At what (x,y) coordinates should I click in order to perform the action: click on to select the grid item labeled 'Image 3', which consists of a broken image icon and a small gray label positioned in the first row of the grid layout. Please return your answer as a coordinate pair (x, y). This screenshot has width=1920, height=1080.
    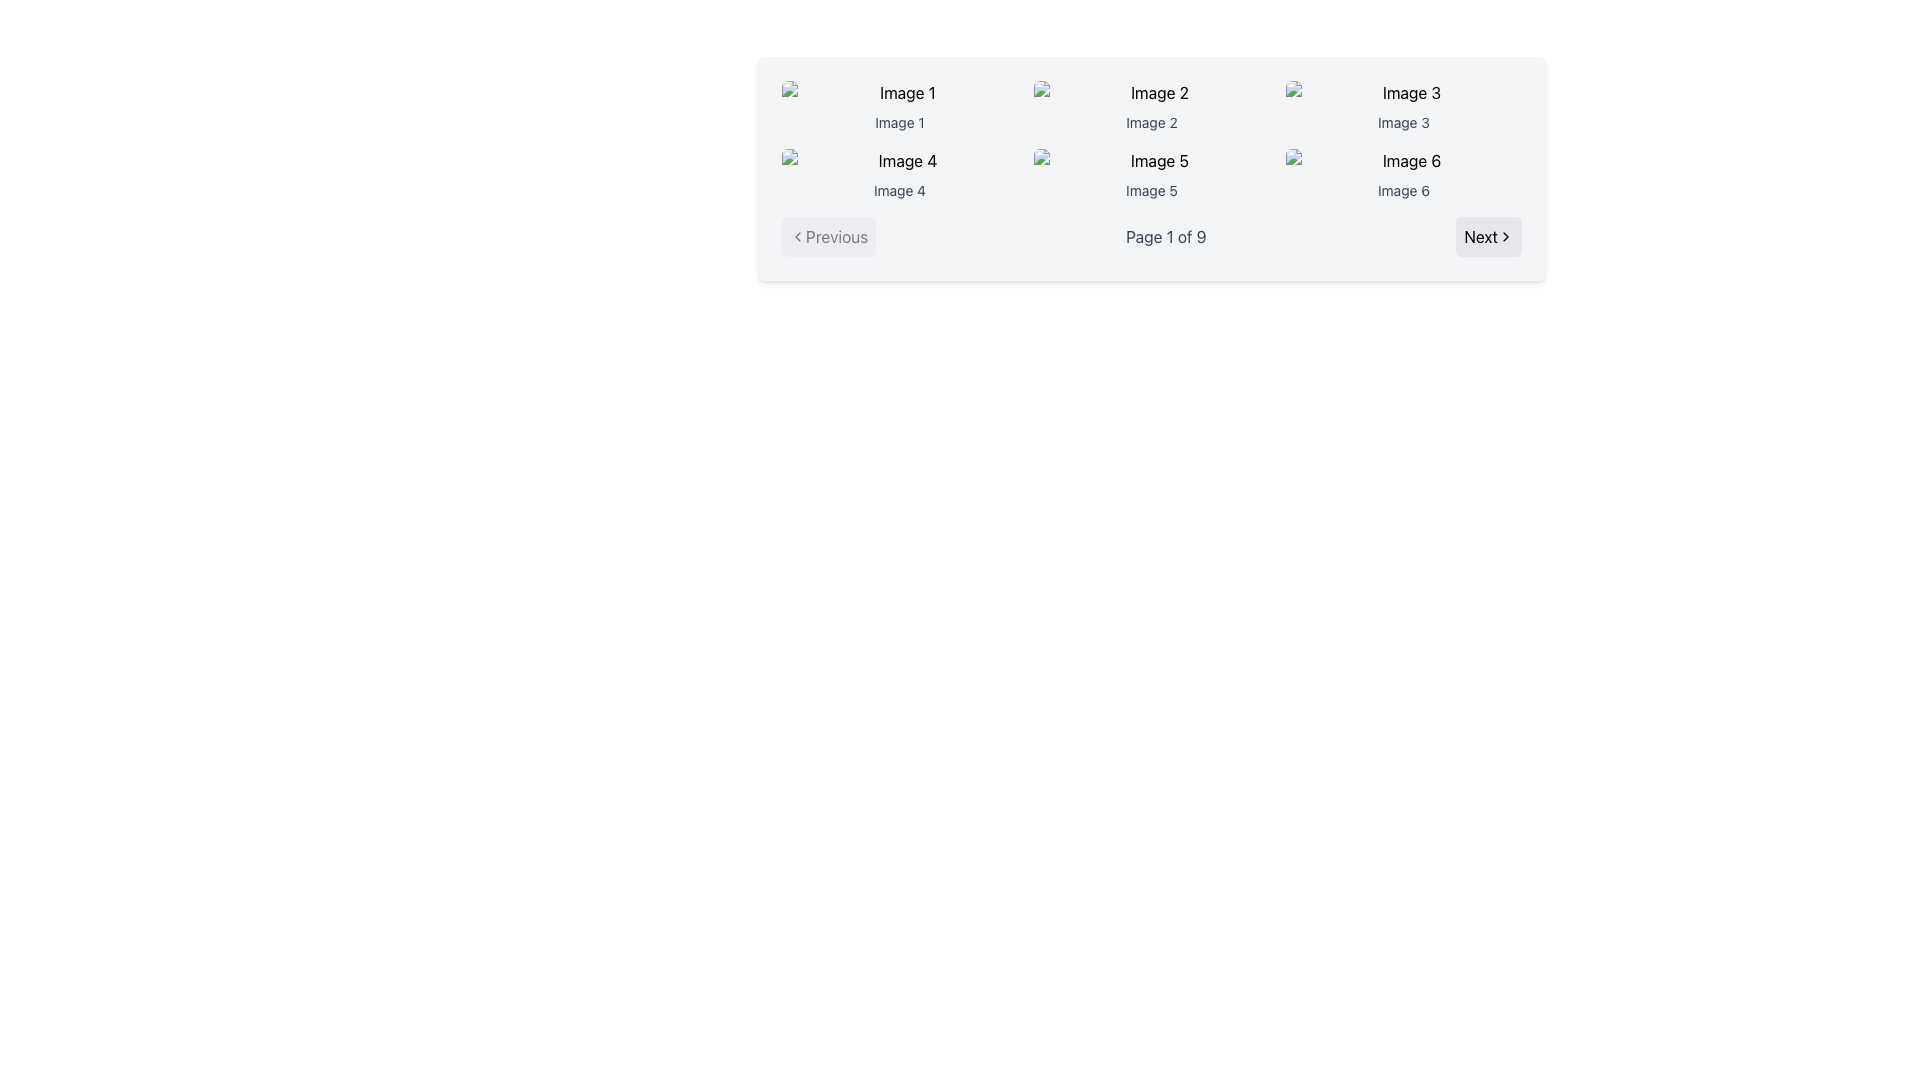
    Looking at the image, I should click on (1402, 107).